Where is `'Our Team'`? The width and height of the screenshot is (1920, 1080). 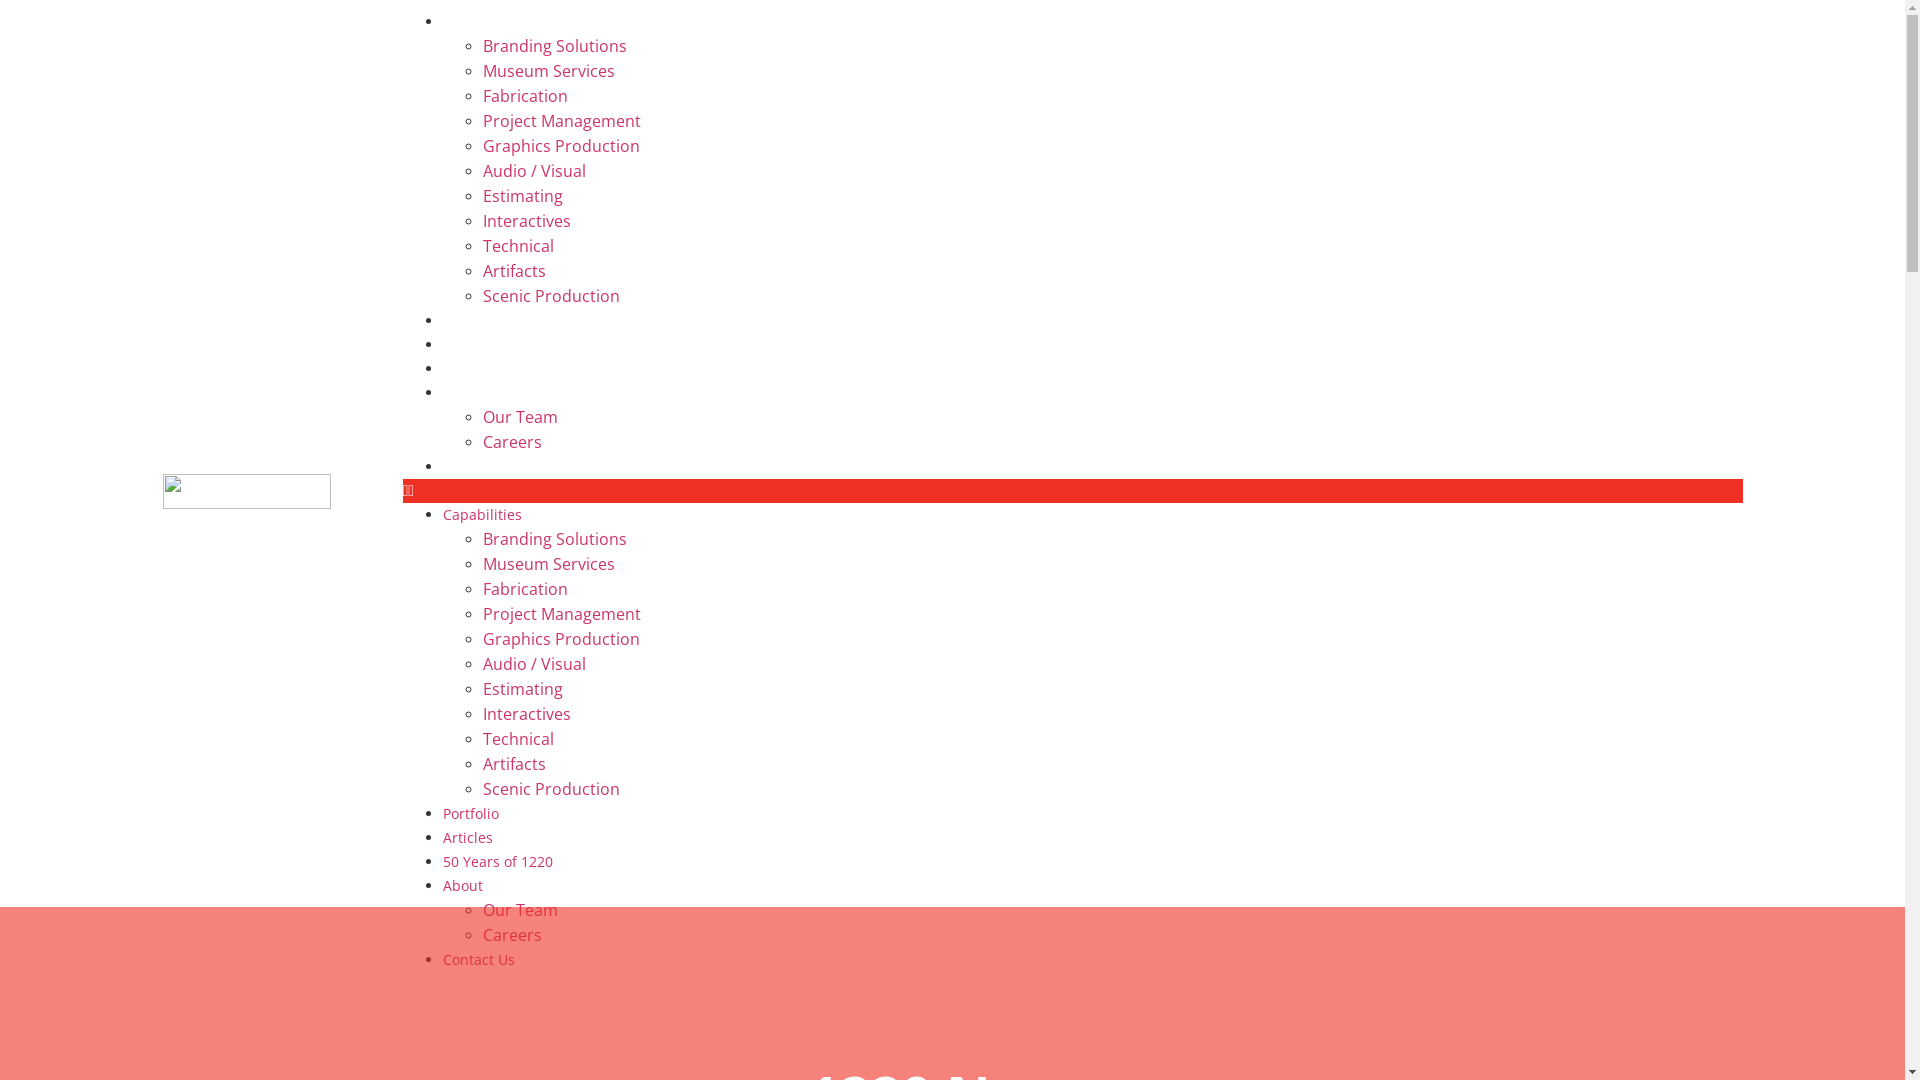 'Our Team' is located at coordinates (519, 415).